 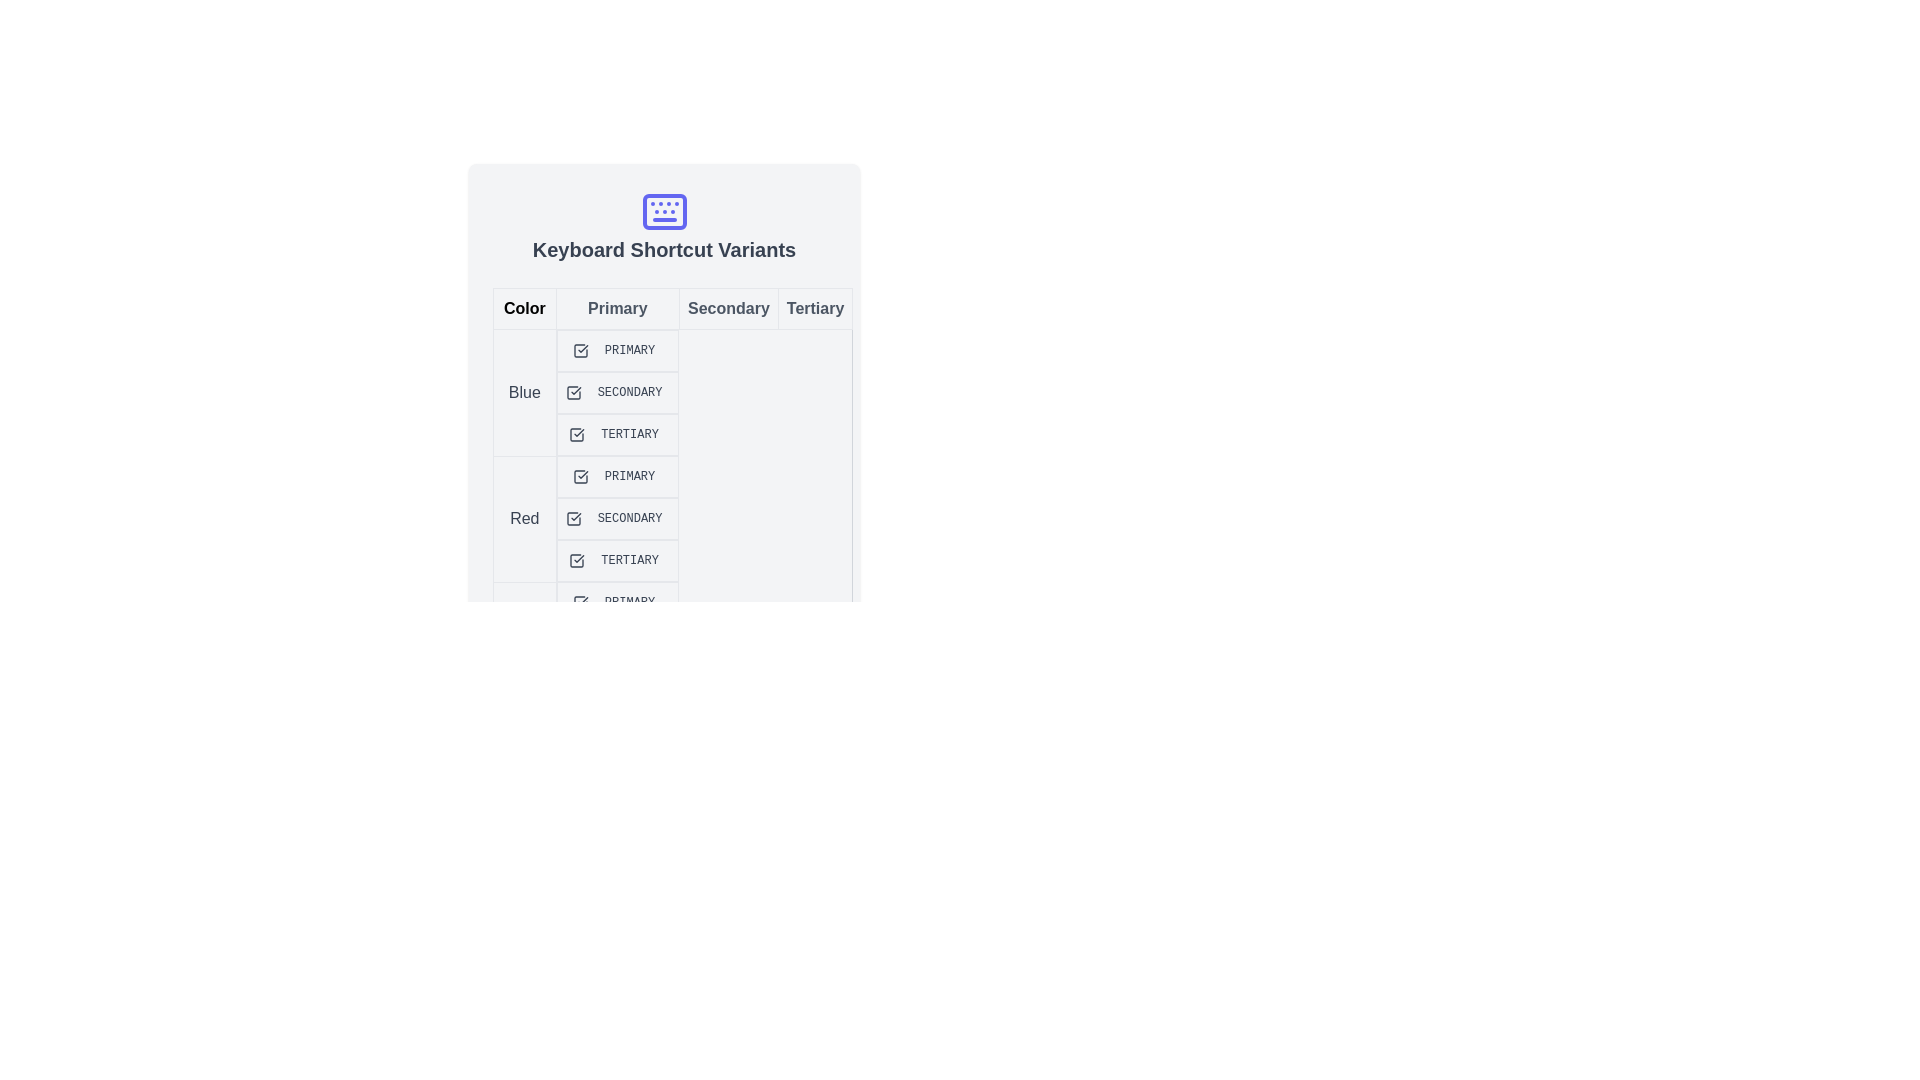 What do you see at coordinates (617, 434) in the screenshot?
I see `the blue 'Tertiary' label with a checkmark indicating a selected checkbox, located in the third column of the first row labeled 'Blue' in the data grid` at bounding box center [617, 434].